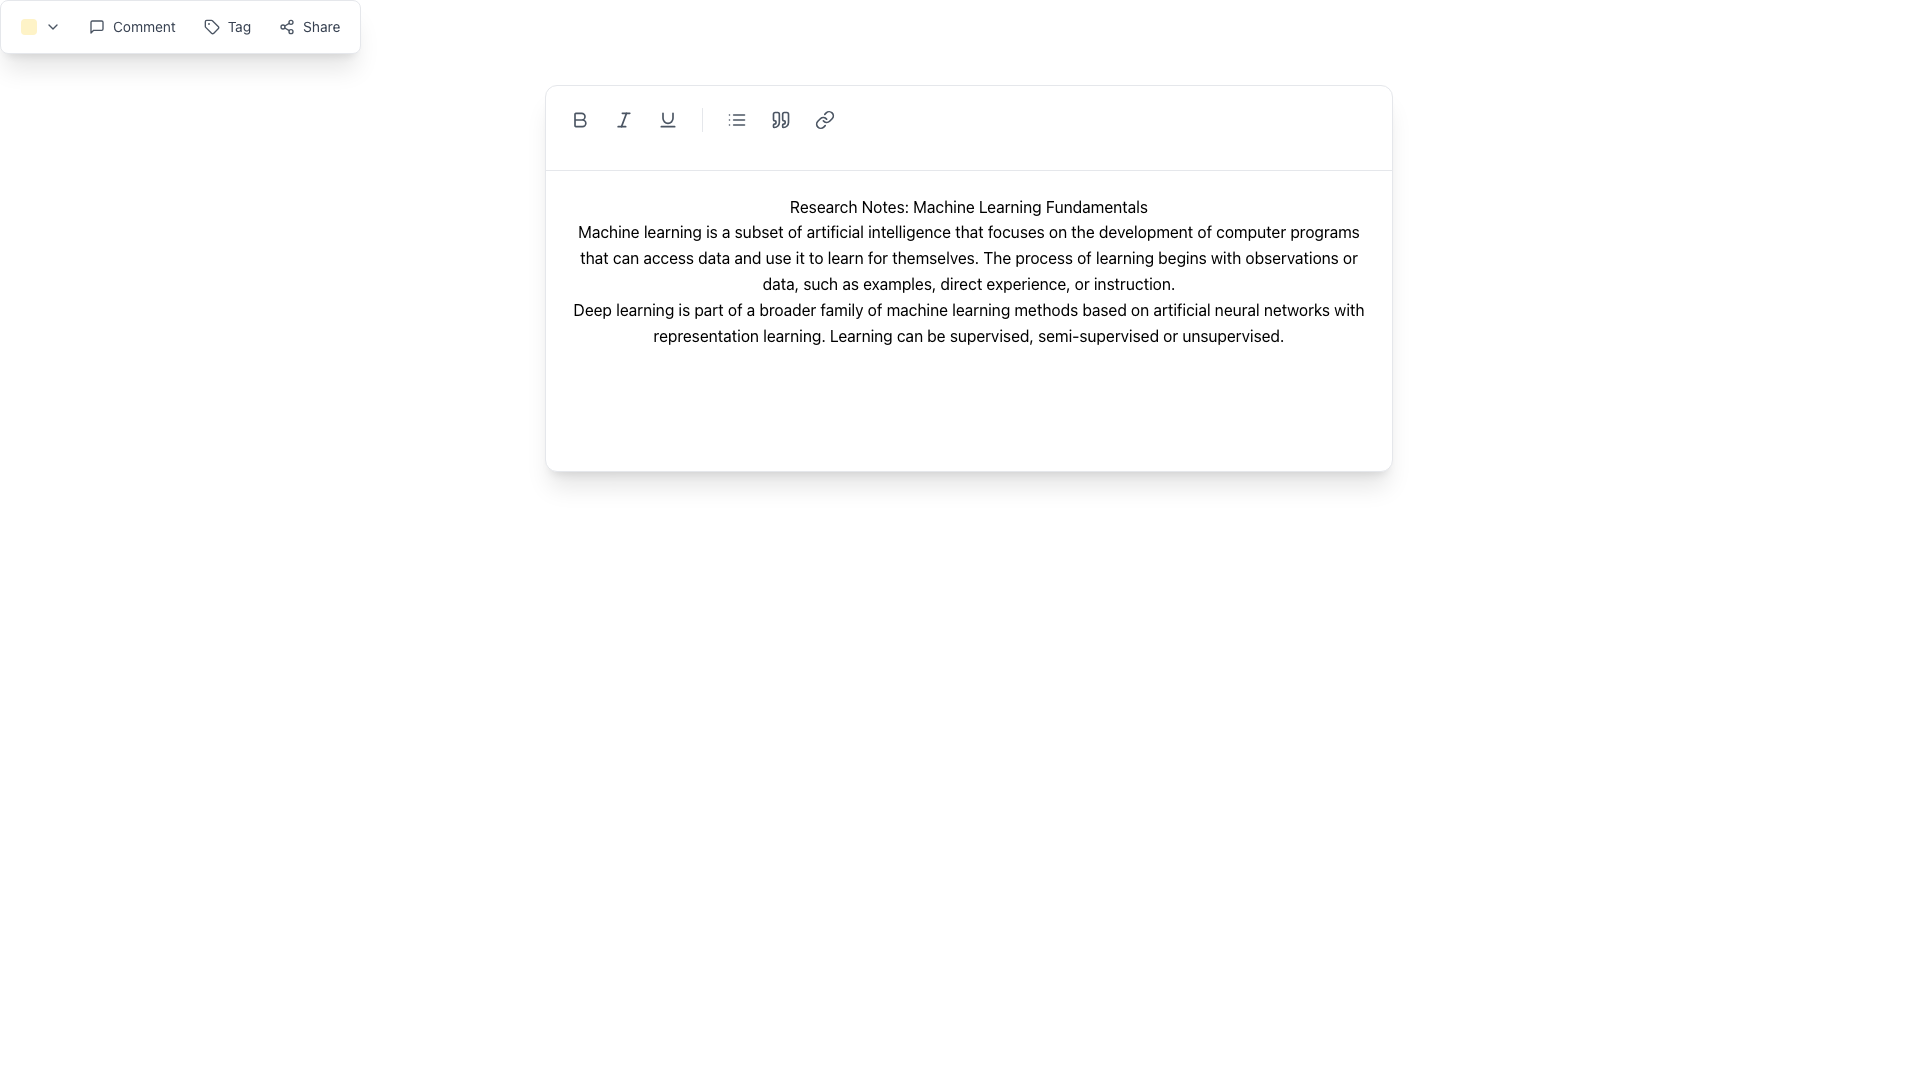  Describe the element at coordinates (667, 119) in the screenshot. I see `the underline button, which is the fourth icon in the formatting toolbar, to apply underline formatting to the selected text` at that location.